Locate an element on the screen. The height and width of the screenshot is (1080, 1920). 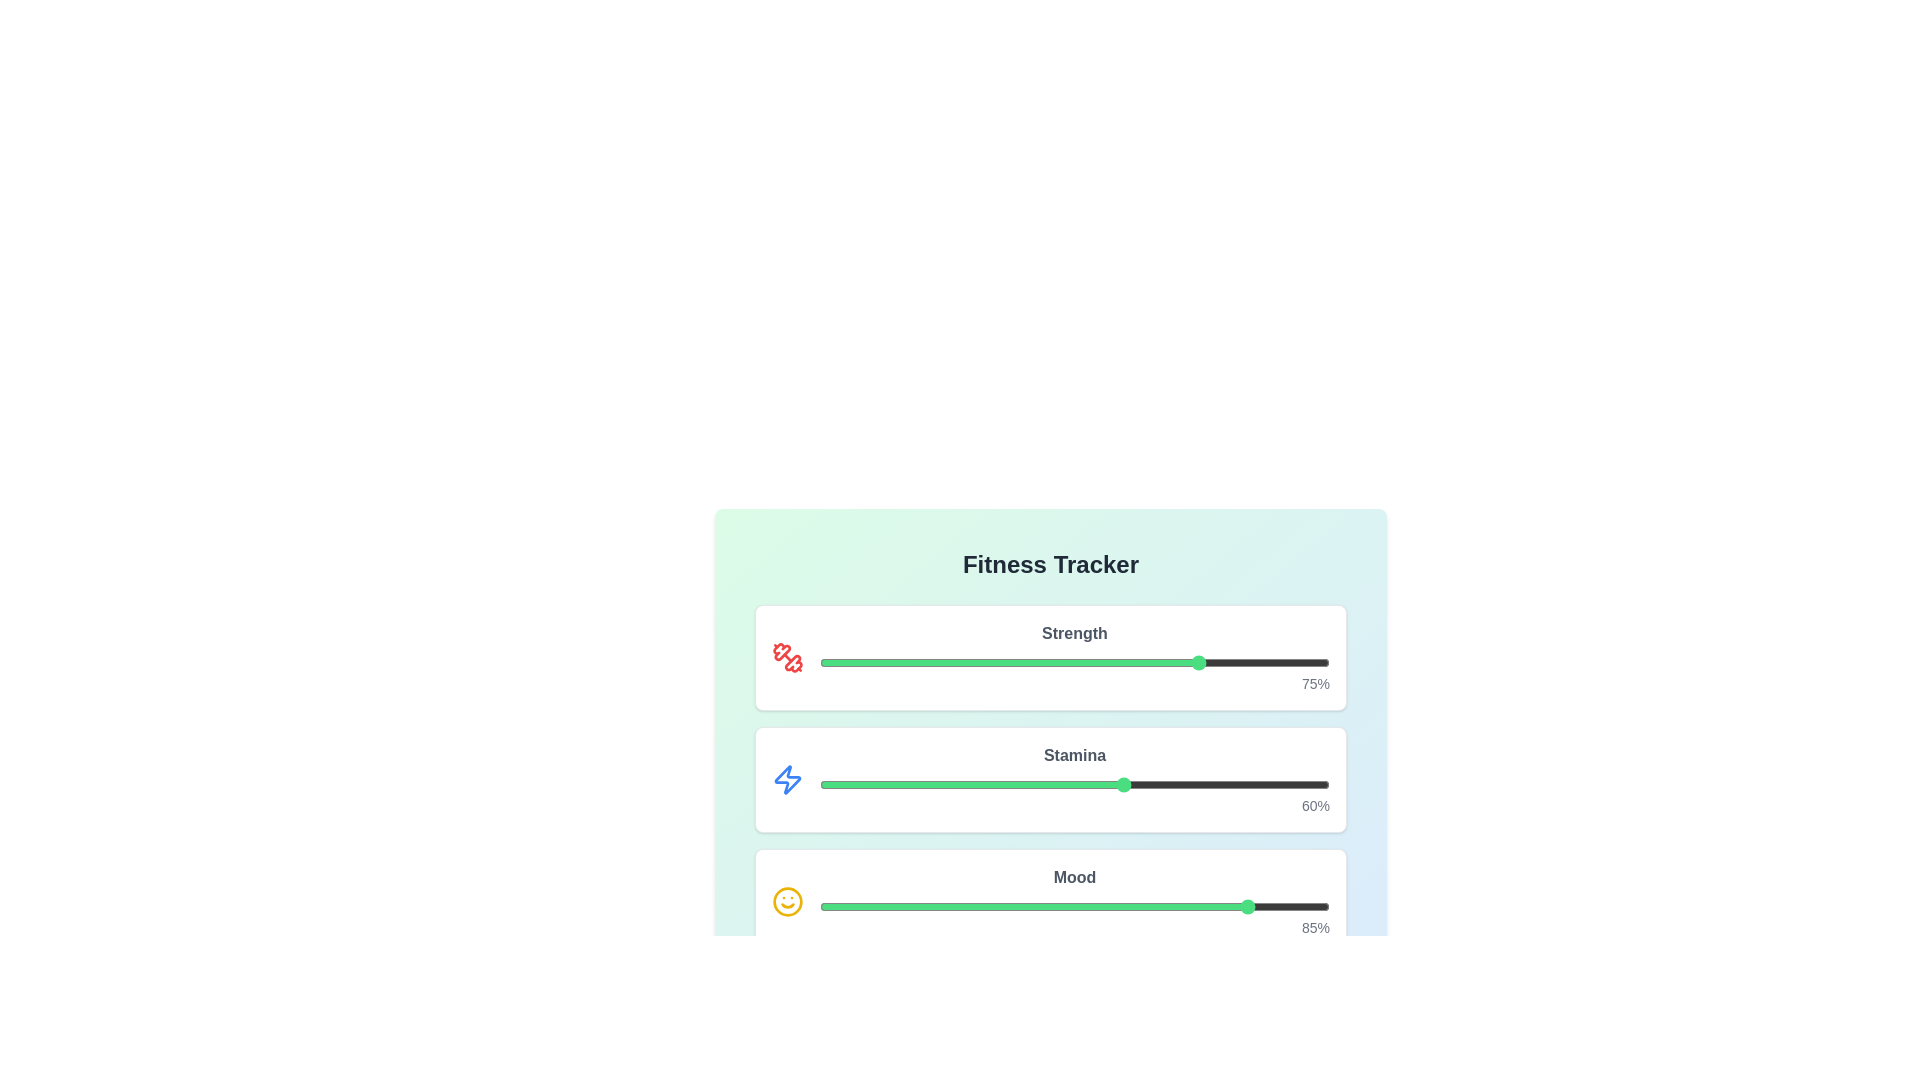
the 'Mood' slider to 67% is located at coordinates (1161, 906).